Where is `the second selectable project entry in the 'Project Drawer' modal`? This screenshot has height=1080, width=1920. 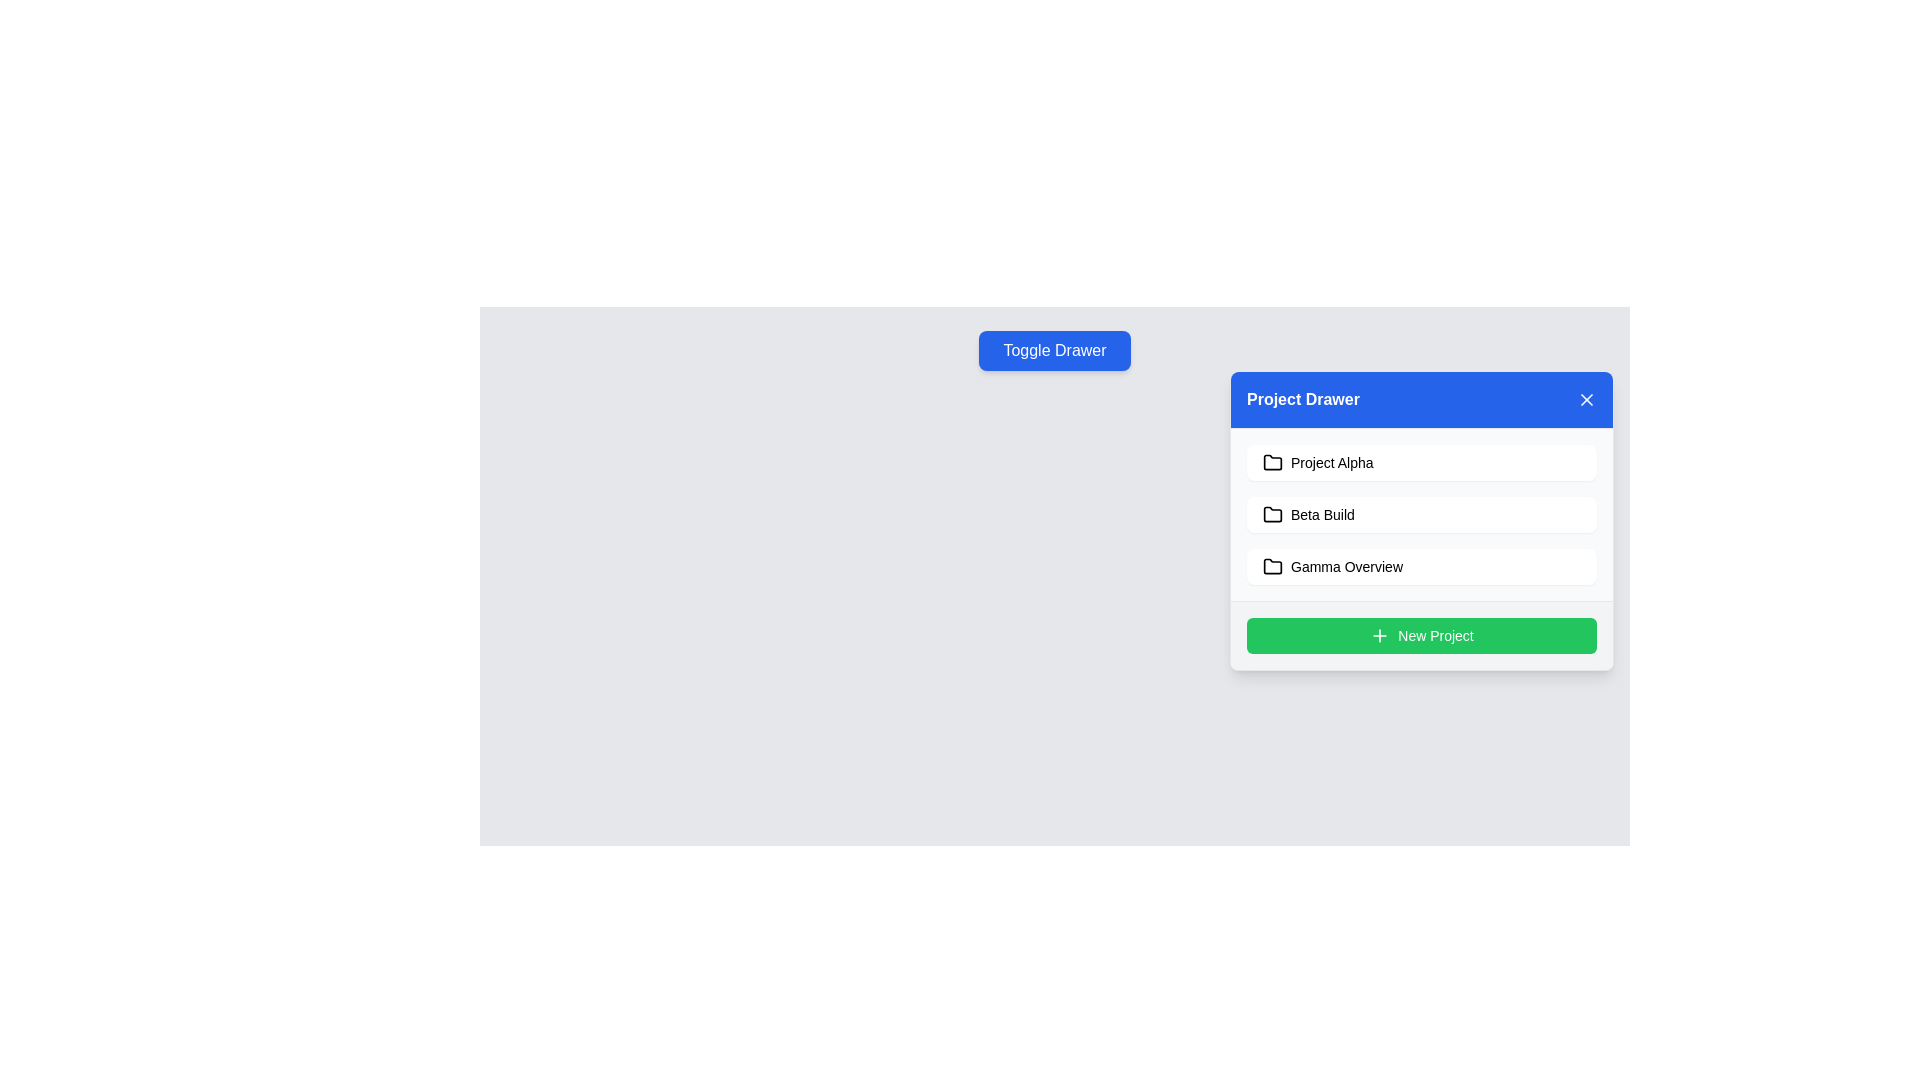
the second selectable project entry in the 'Project Drawer' modal is located at coordinates (1420, 514).